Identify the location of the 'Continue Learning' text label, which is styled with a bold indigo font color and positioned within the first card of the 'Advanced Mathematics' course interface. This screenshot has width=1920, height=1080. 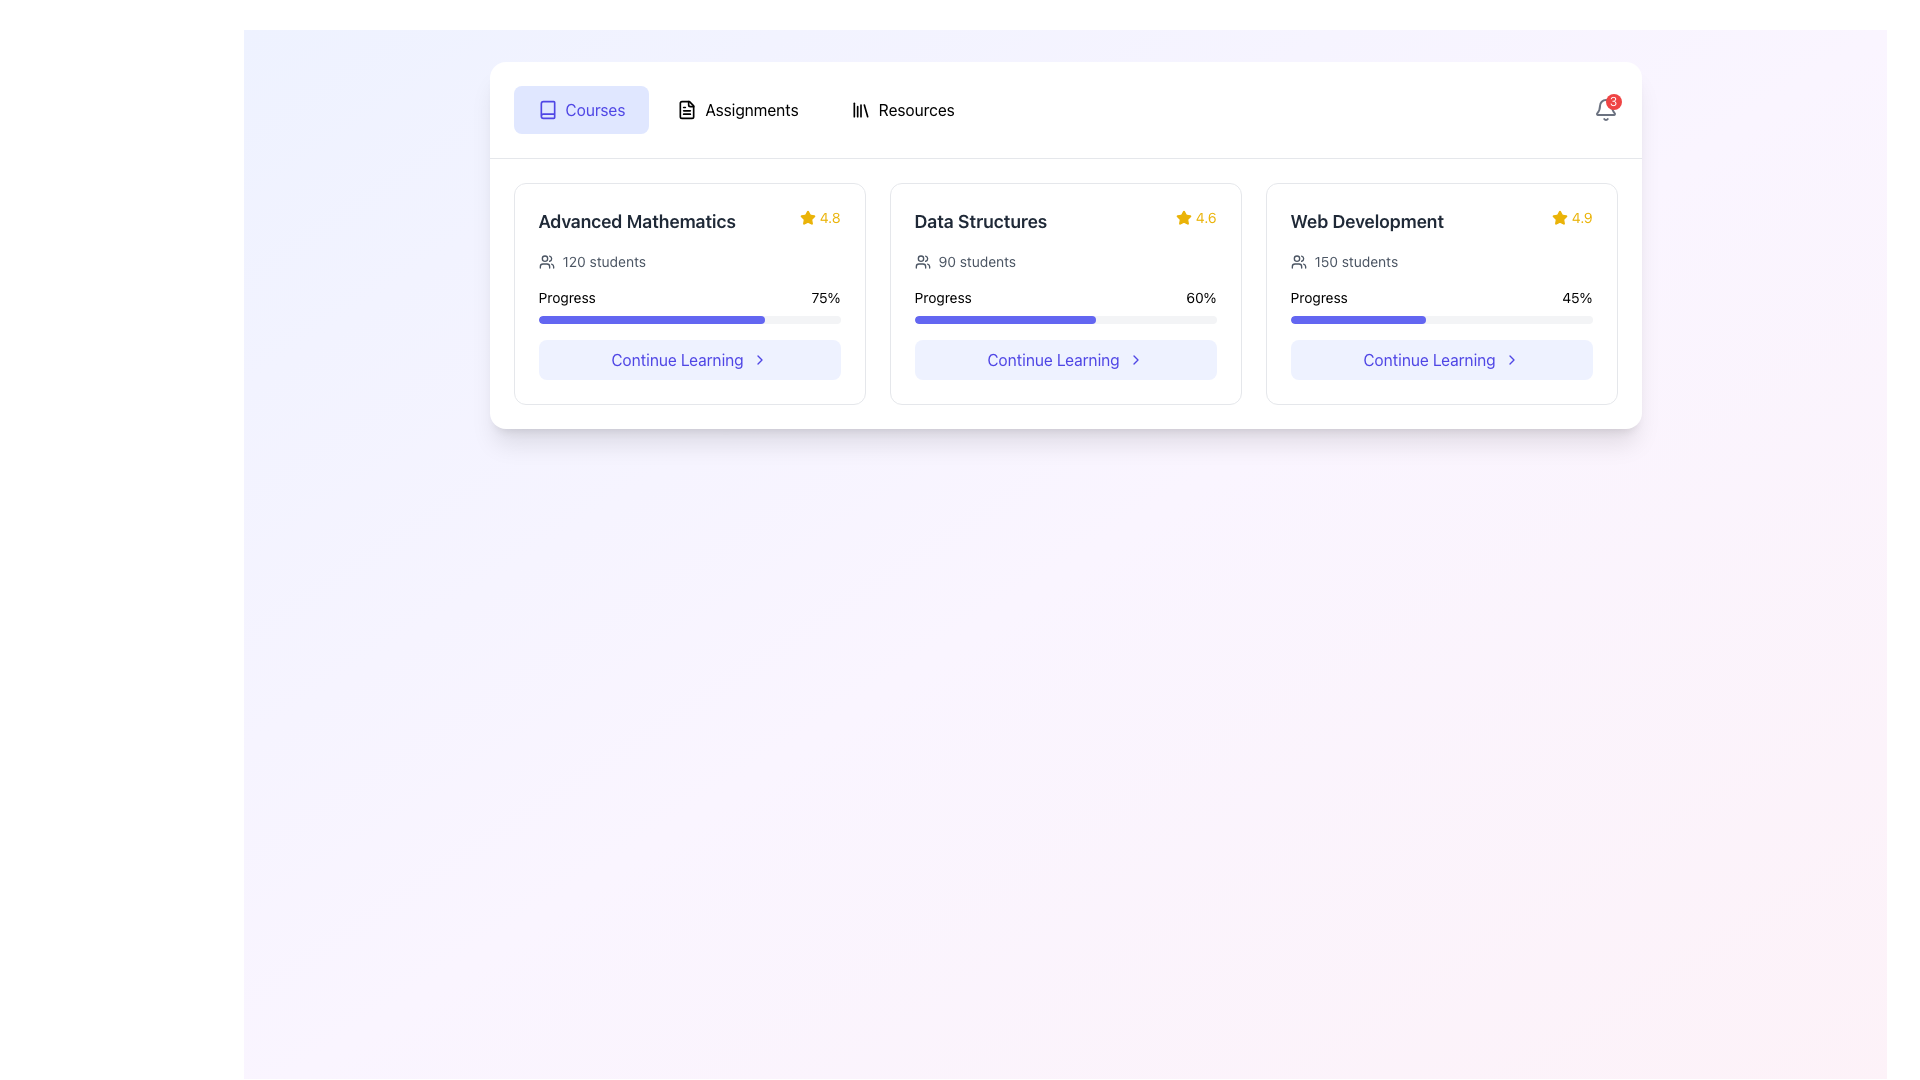
(677, 358).